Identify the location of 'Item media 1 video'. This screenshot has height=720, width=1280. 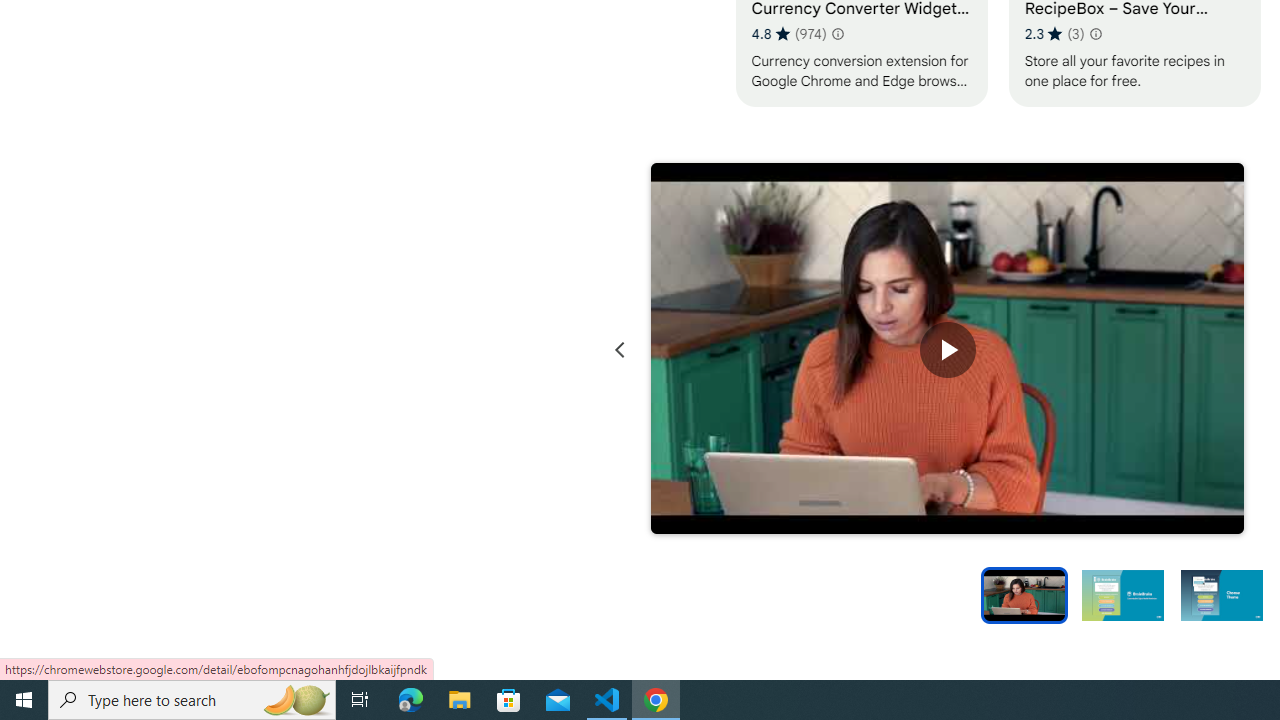
(946, 349).